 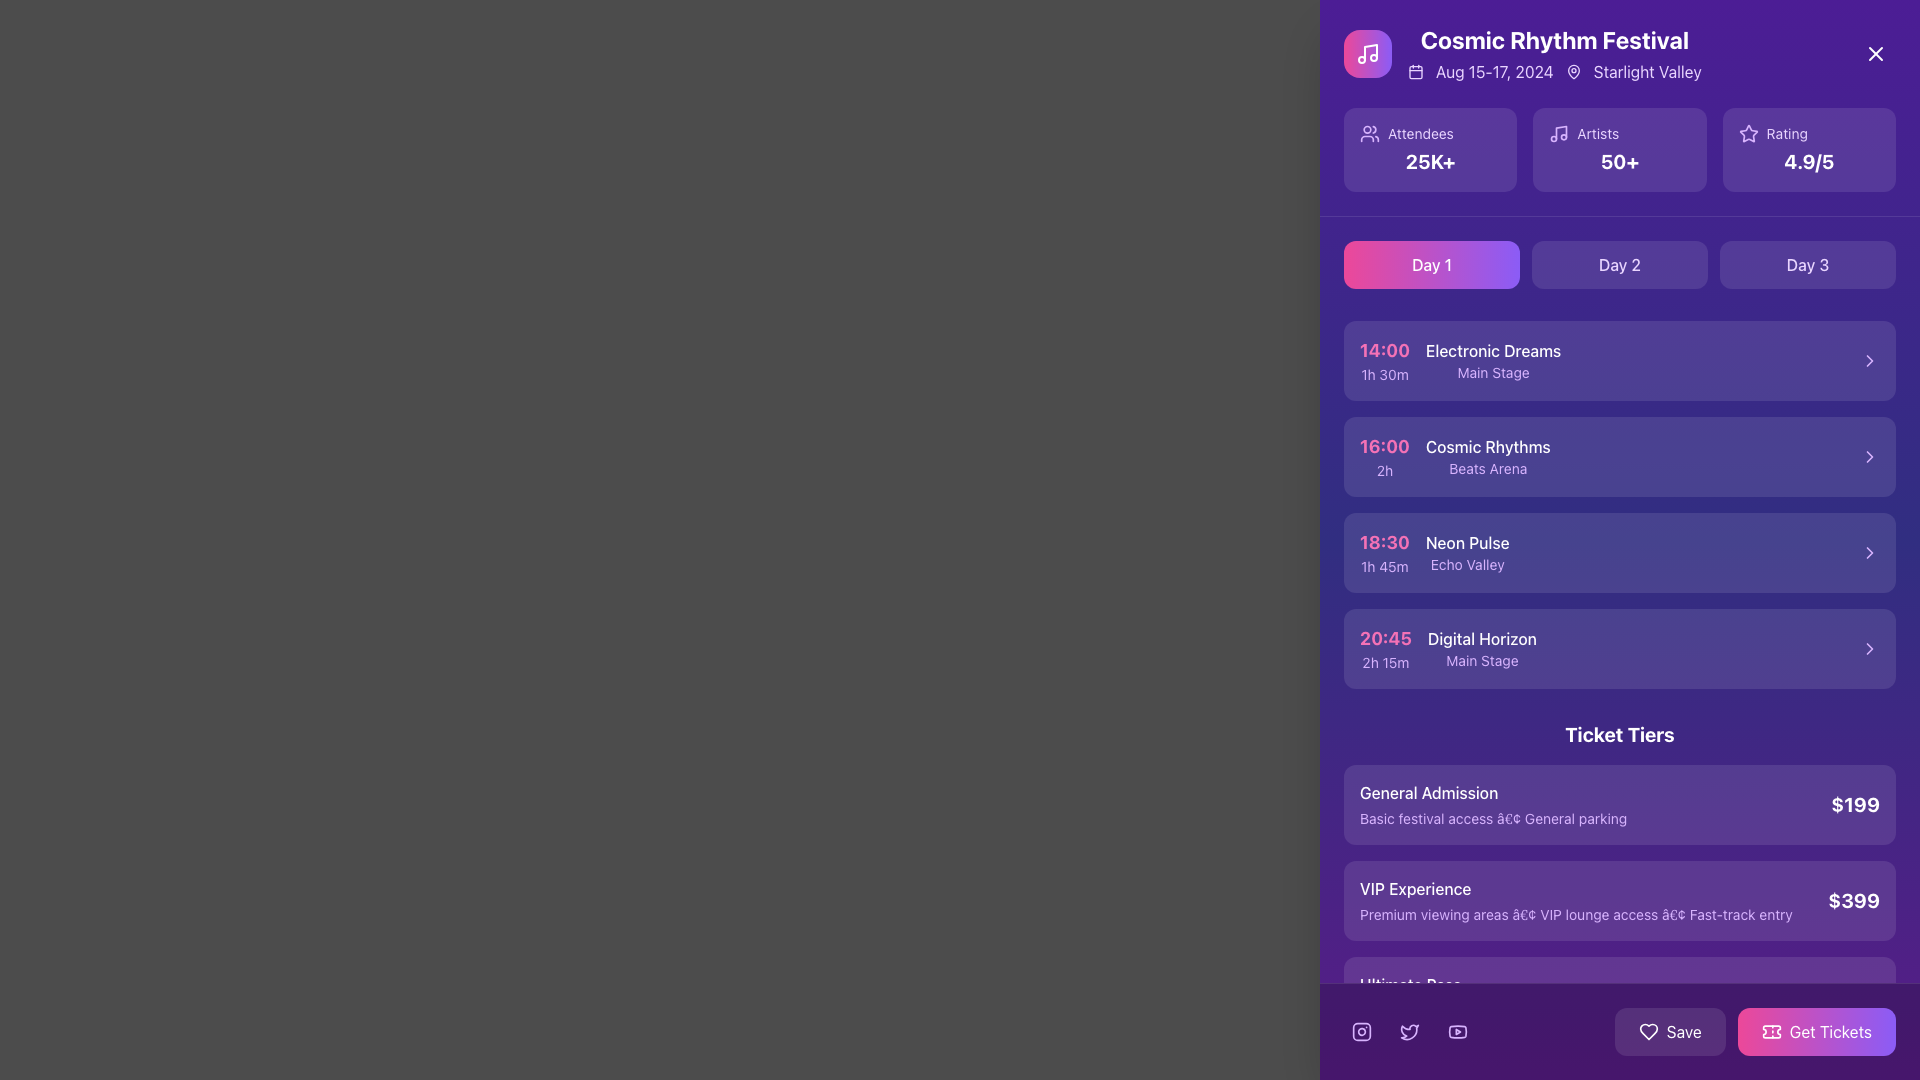 What do you see at coordinates (1620, 878) in the screenshot?
I see `the second informational card in the 'Ticket Tiers' section` at bounding box center [1620, 878].